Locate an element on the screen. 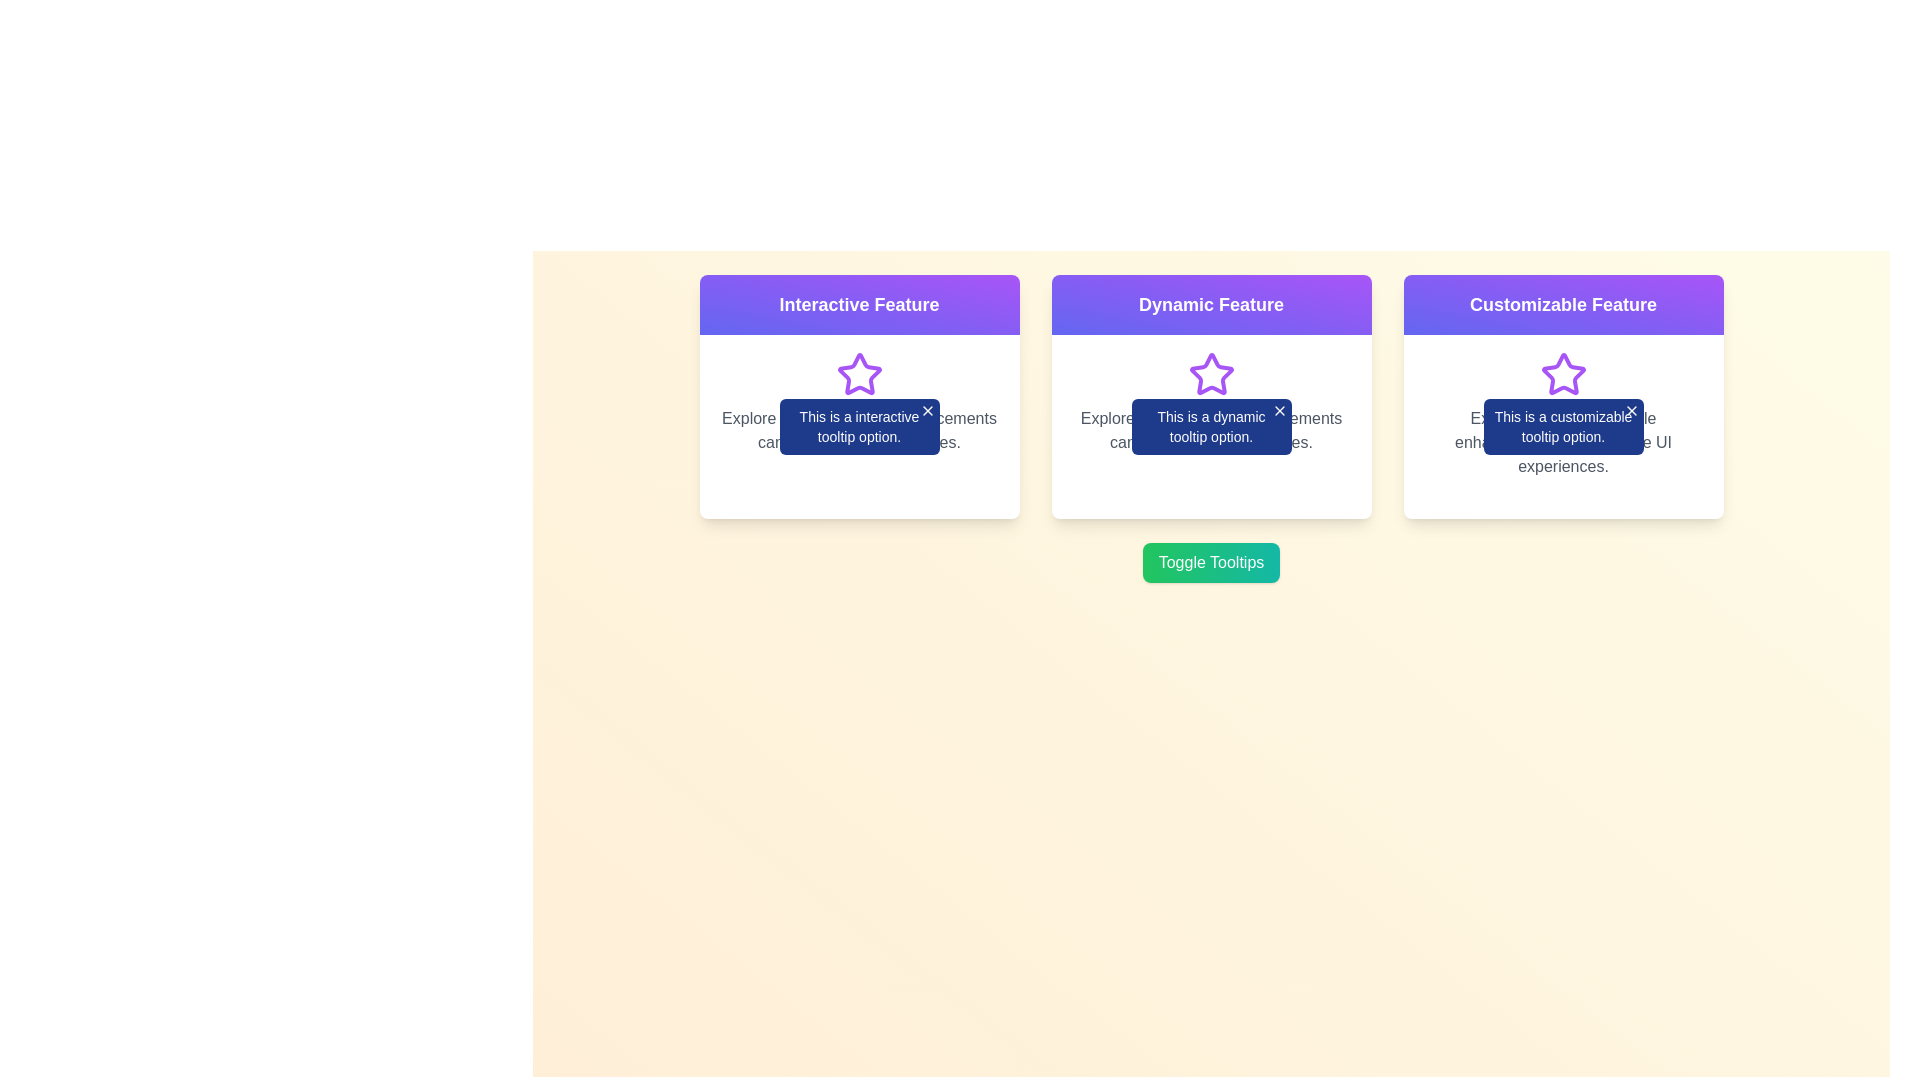 The image size is (1920, 1080). the 'X' button on the top-right corner of the tooltip with dark blue background and white text that says 'This is a customizable tooltip option.' is located at coordinates (1562, 426).